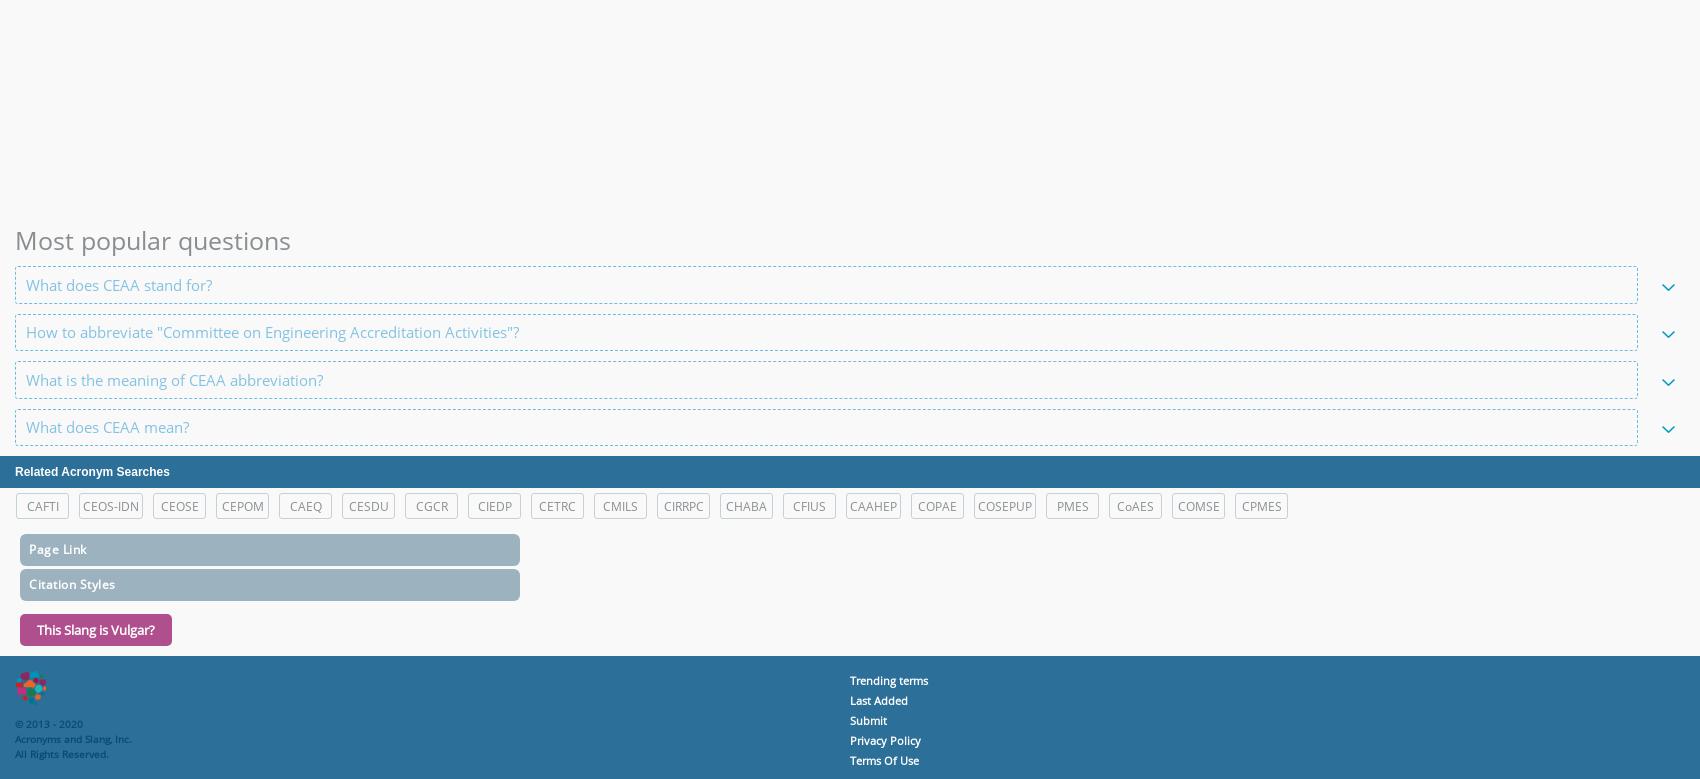 Image resolution: width=1700 pixels, height=779 pixels. I want to click on 'This Slang is Vulgar?', so click(37, 629).